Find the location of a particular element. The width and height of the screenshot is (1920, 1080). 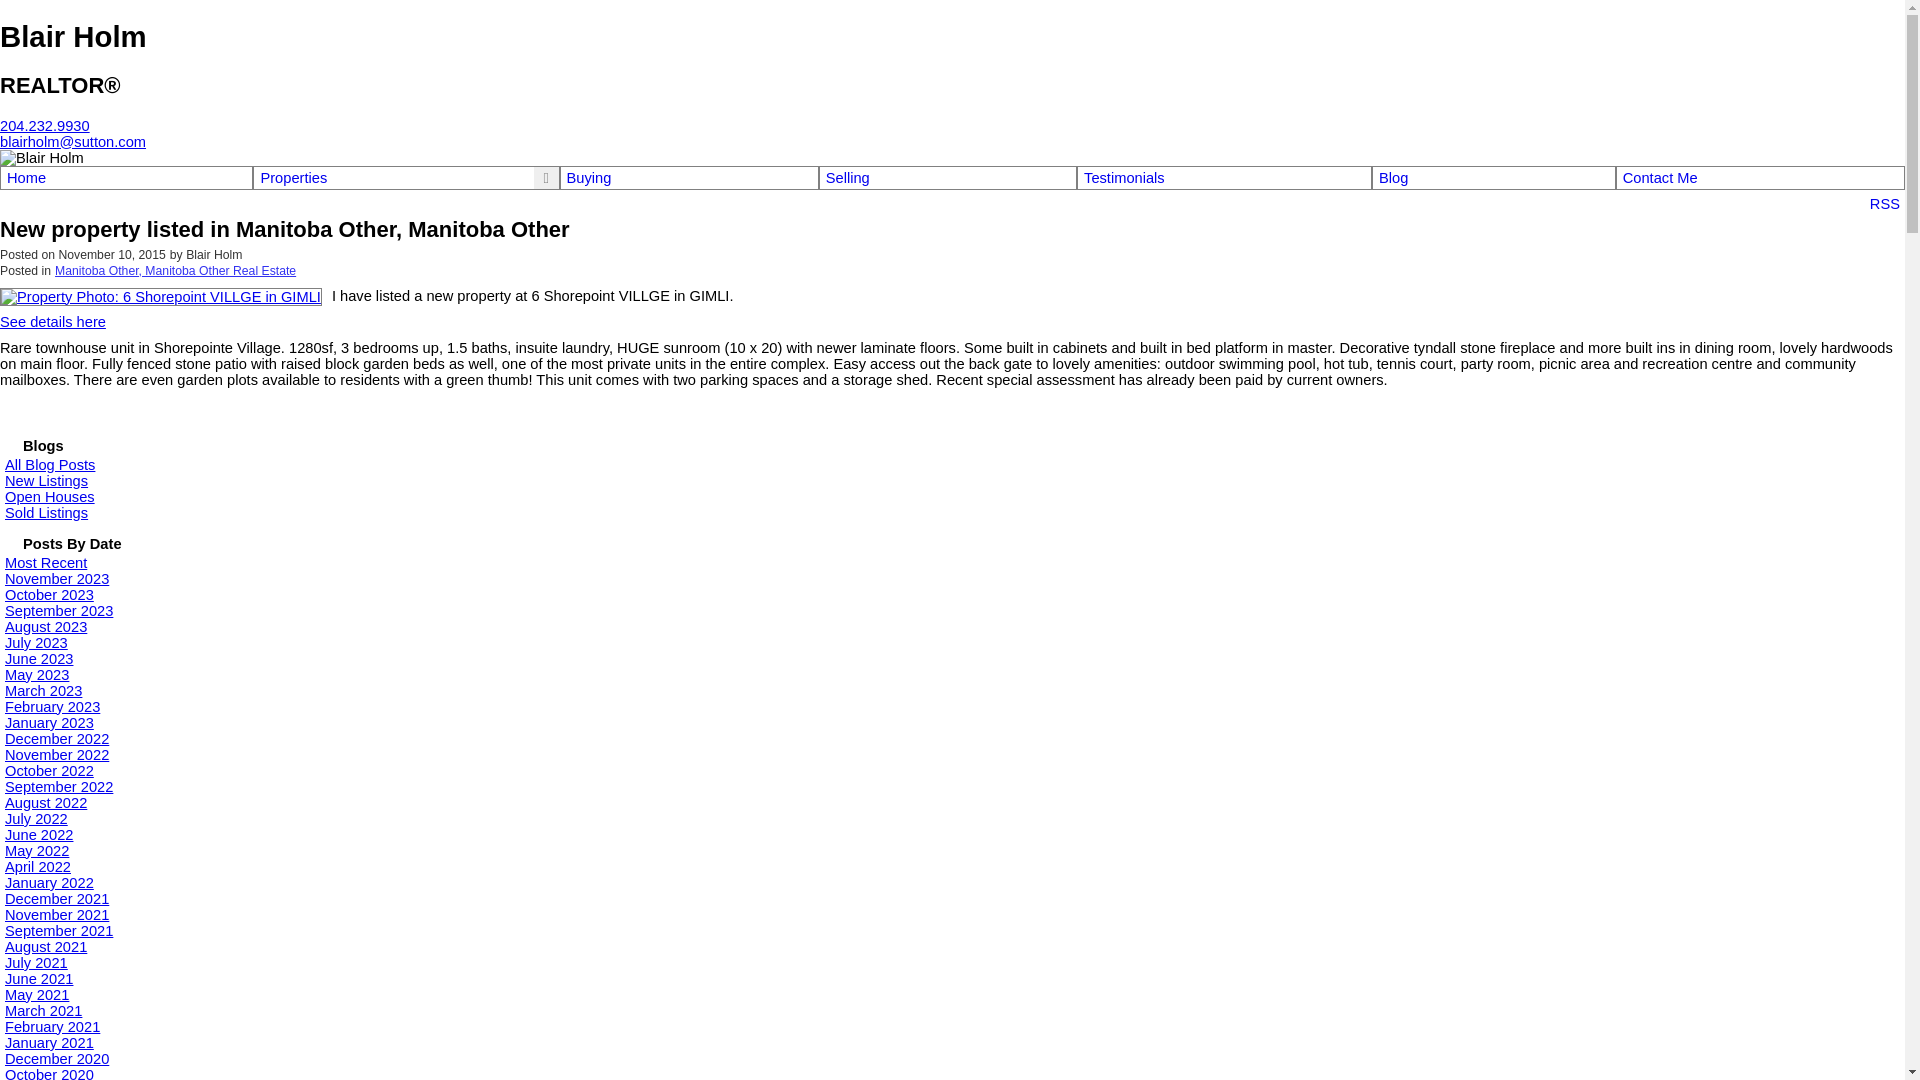

'July 2021' is located at coordinates (36, 962).